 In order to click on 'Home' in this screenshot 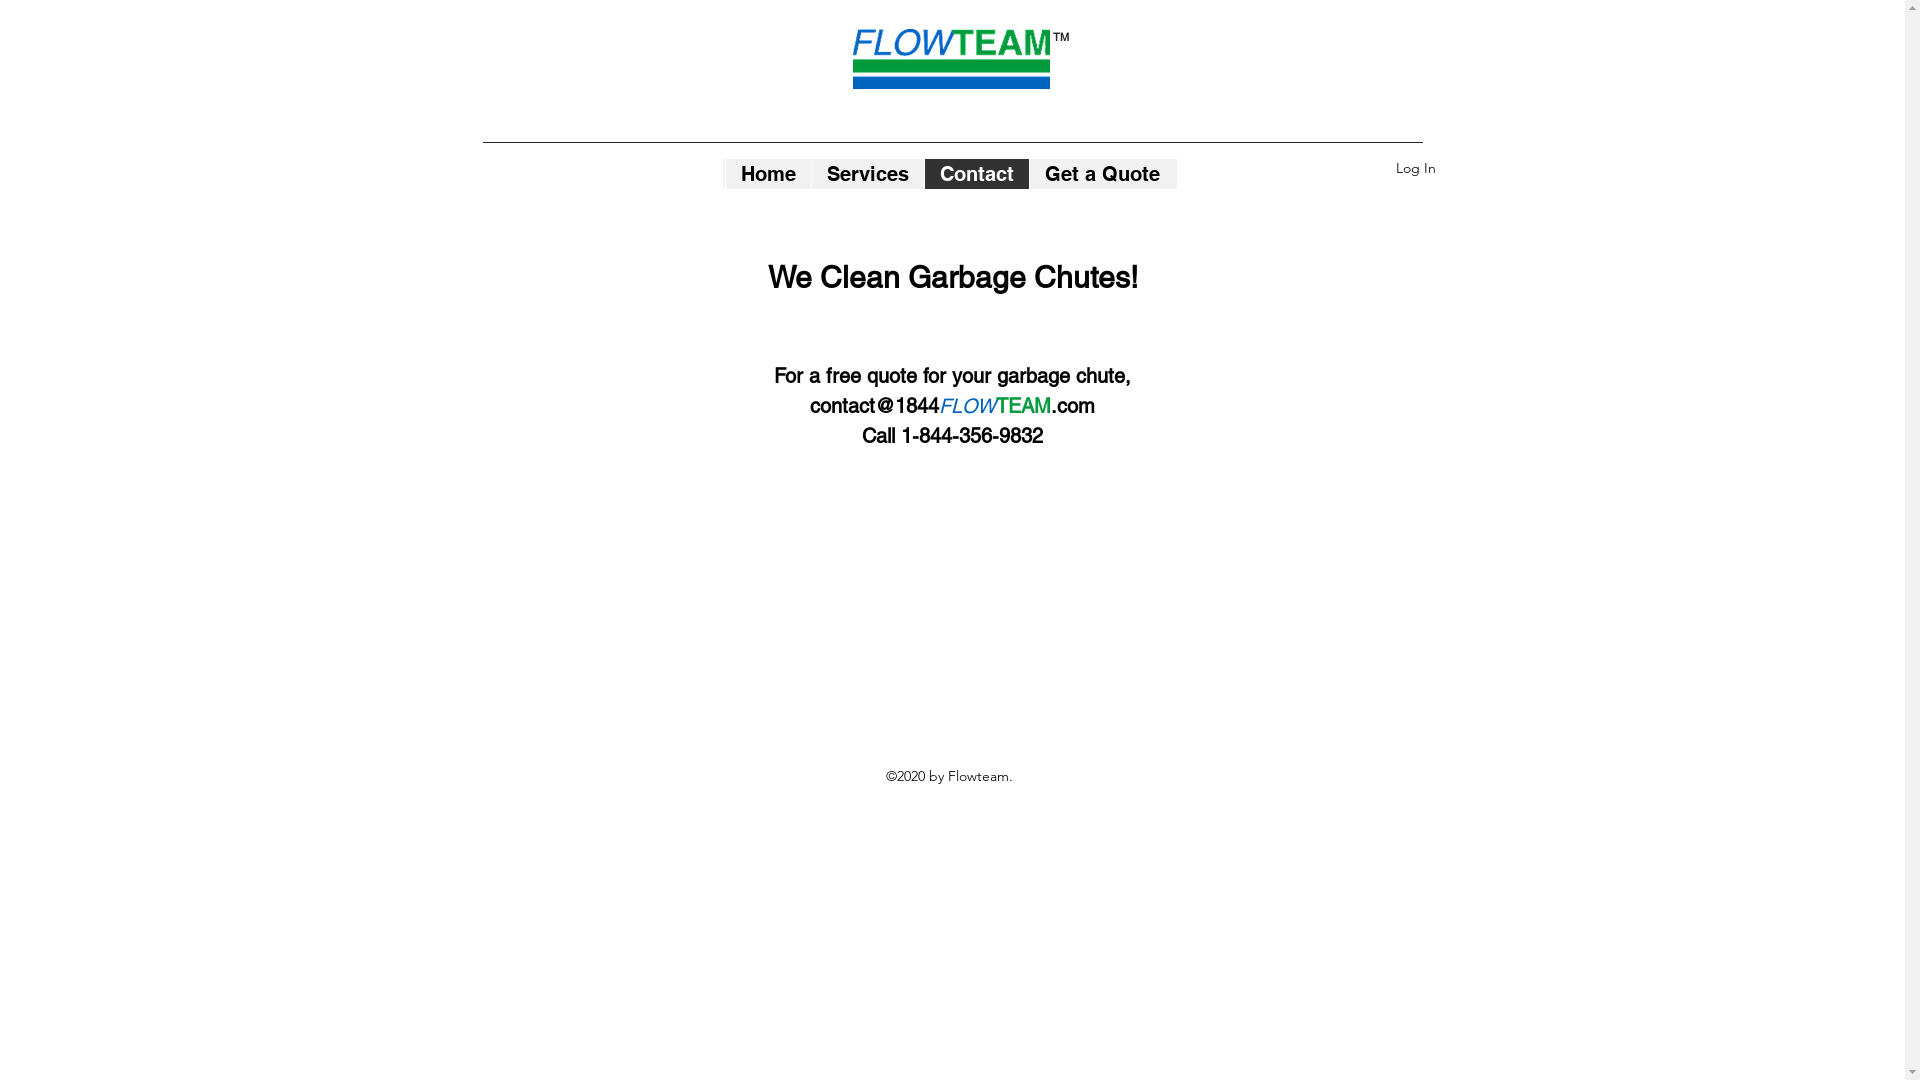, I will do `click(766, 172)`.